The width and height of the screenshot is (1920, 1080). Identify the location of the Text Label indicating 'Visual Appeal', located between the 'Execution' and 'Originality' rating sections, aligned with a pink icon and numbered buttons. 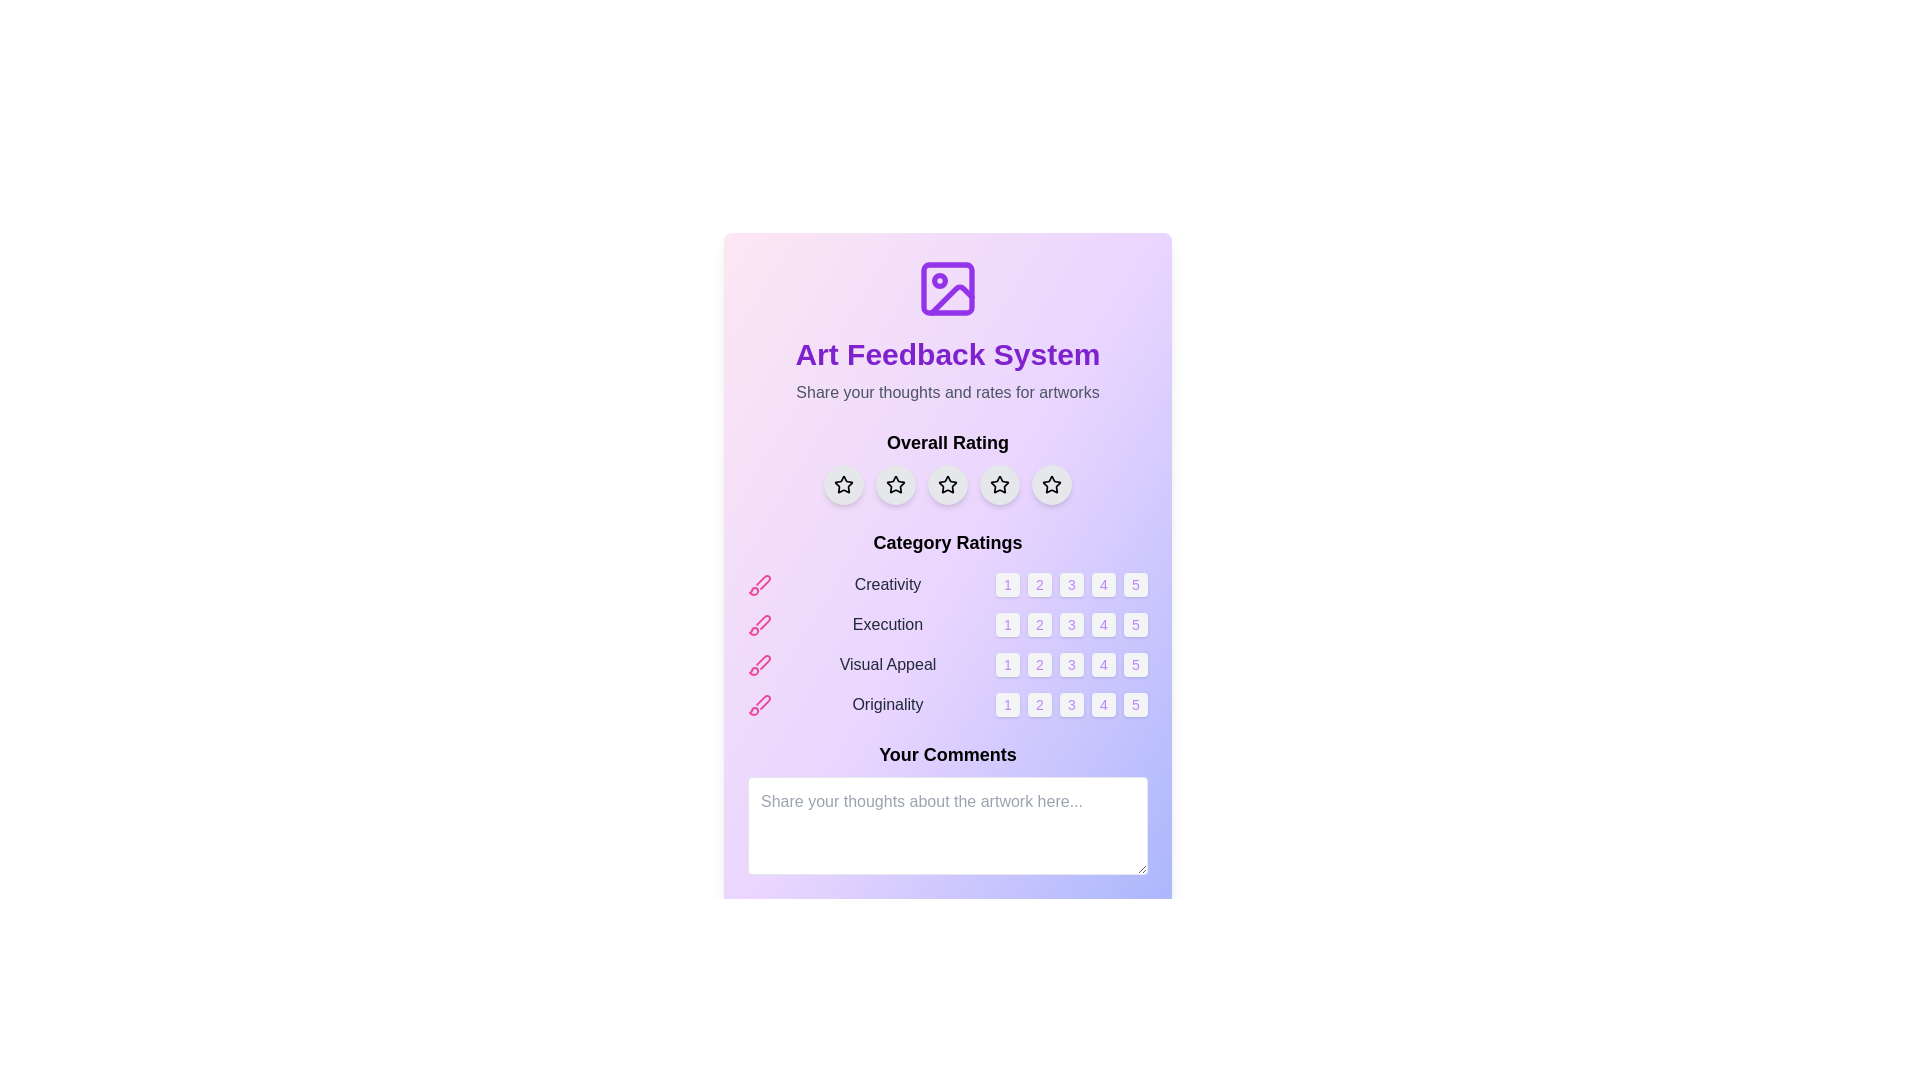
(887, 664).